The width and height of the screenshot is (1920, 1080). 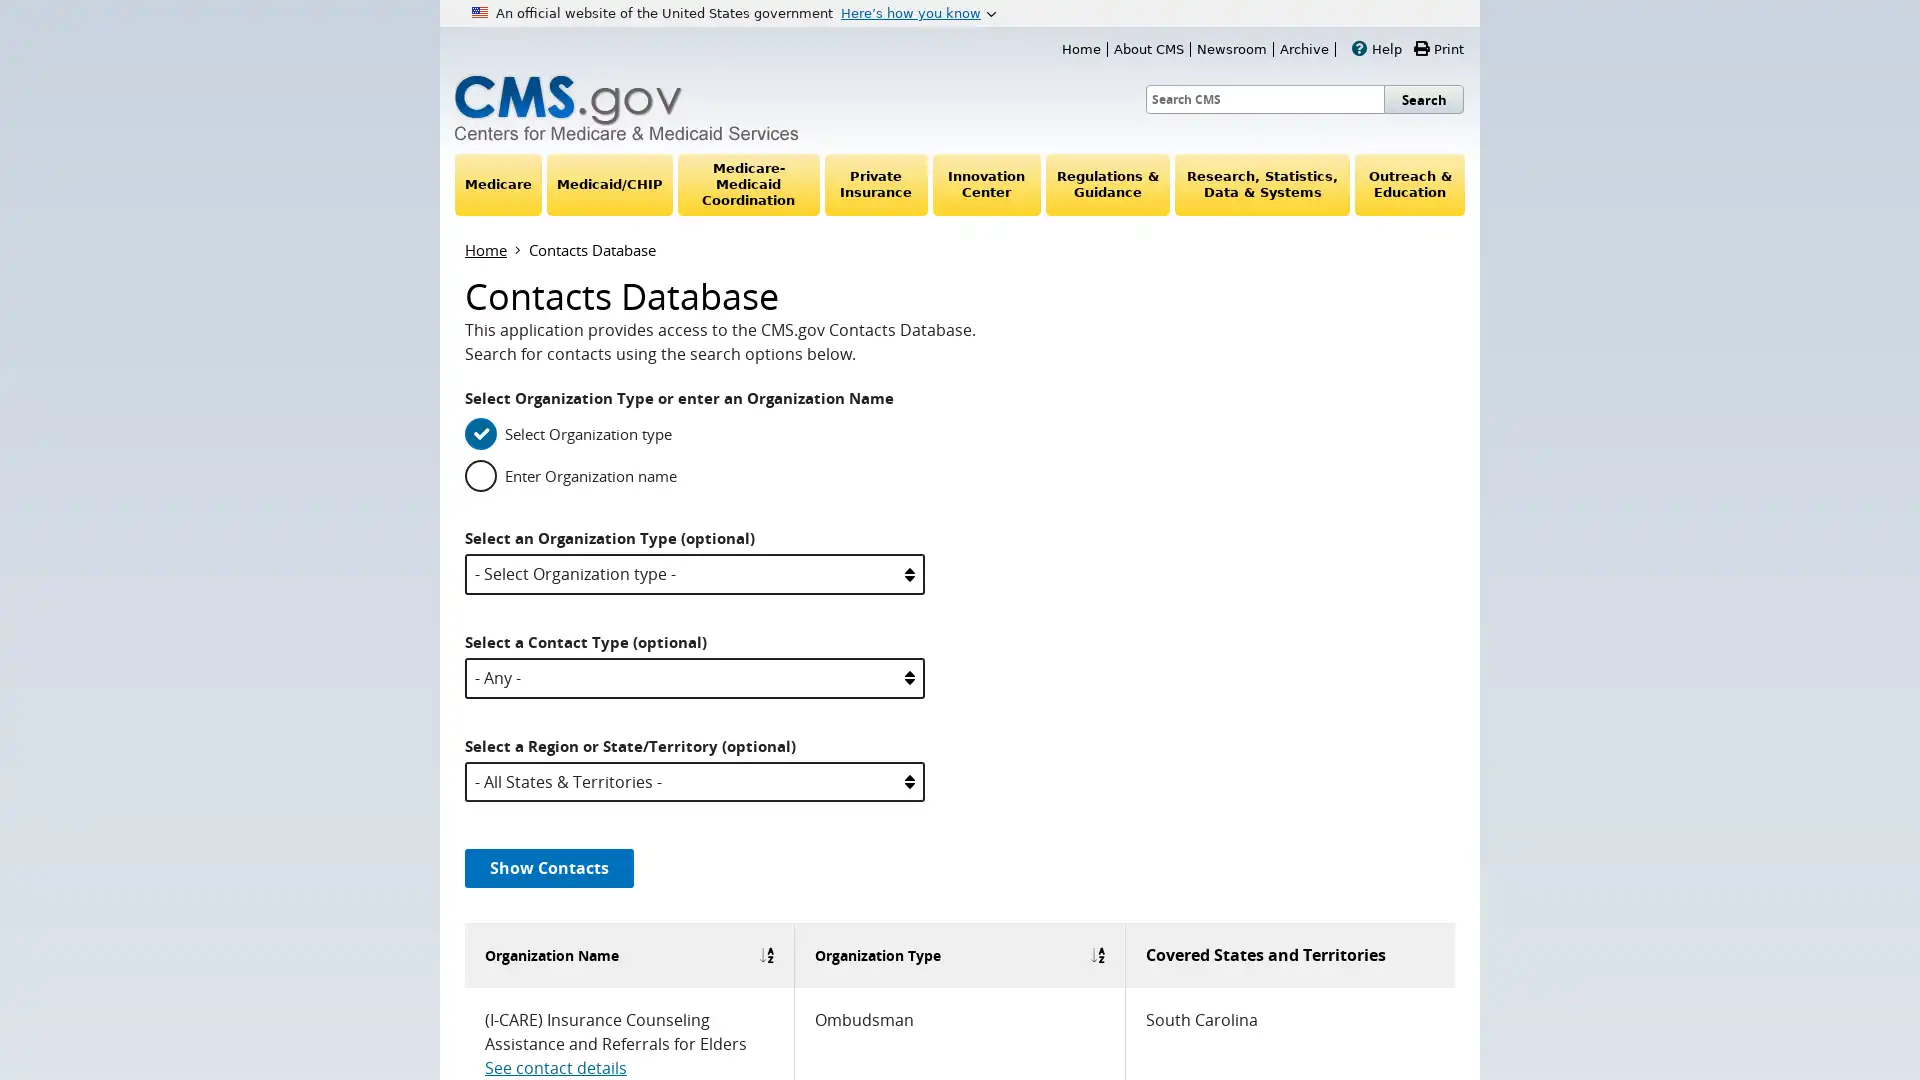 I want to click on Heres how you know, so click(x=917, y=12).